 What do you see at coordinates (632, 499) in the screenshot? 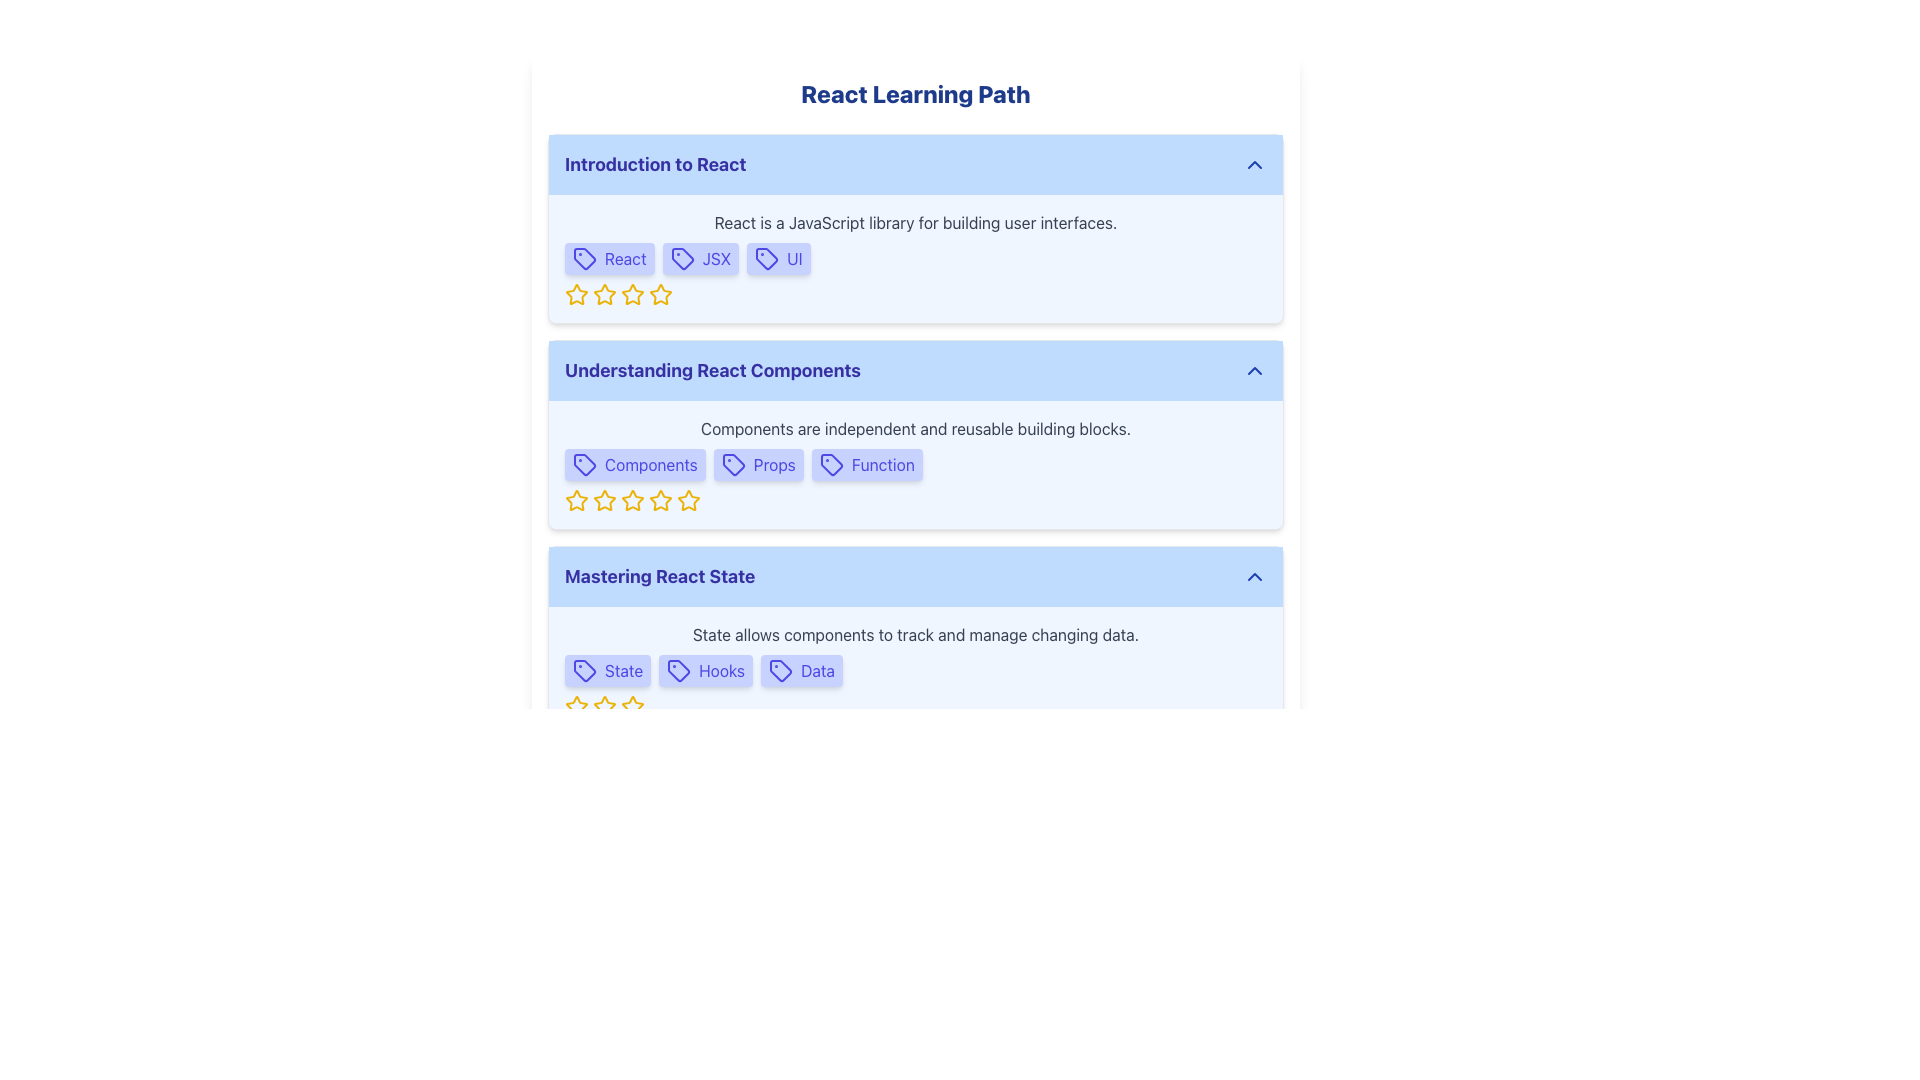
I see `the third star icon` at bounding box center [632, 499].